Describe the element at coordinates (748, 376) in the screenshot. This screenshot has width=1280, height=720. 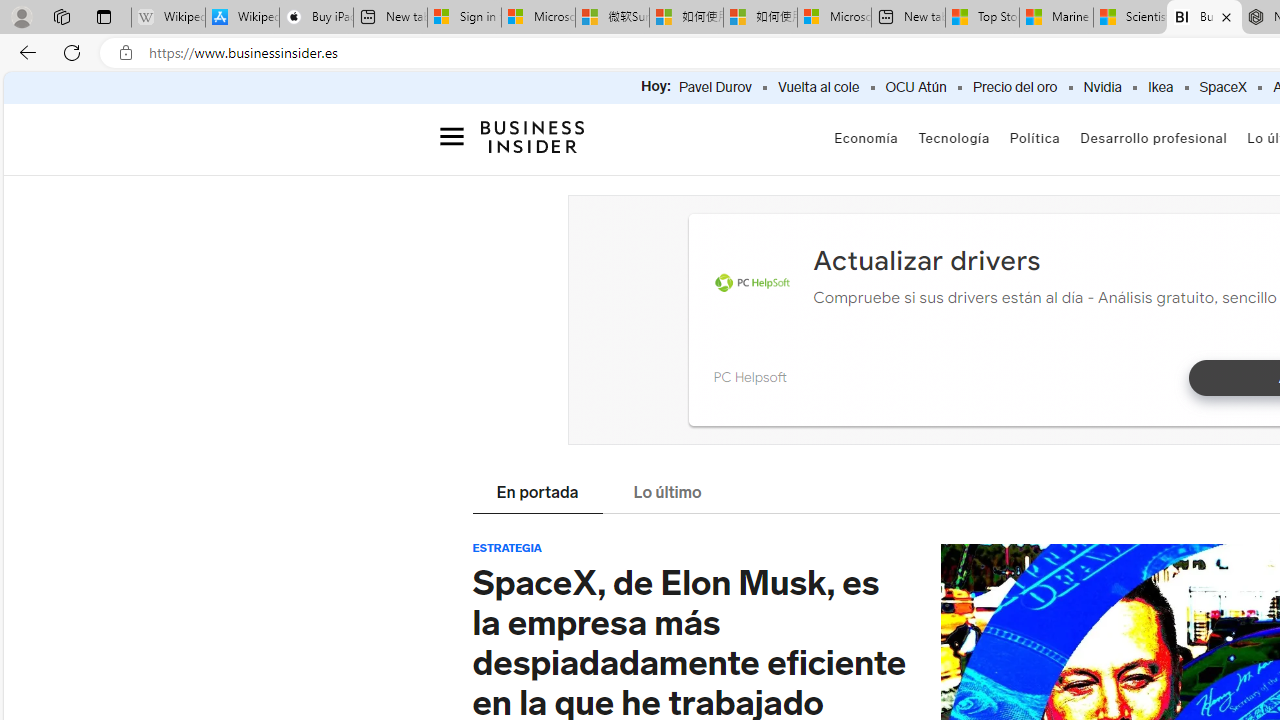
I see `'PC Helpsoft'` at that location.